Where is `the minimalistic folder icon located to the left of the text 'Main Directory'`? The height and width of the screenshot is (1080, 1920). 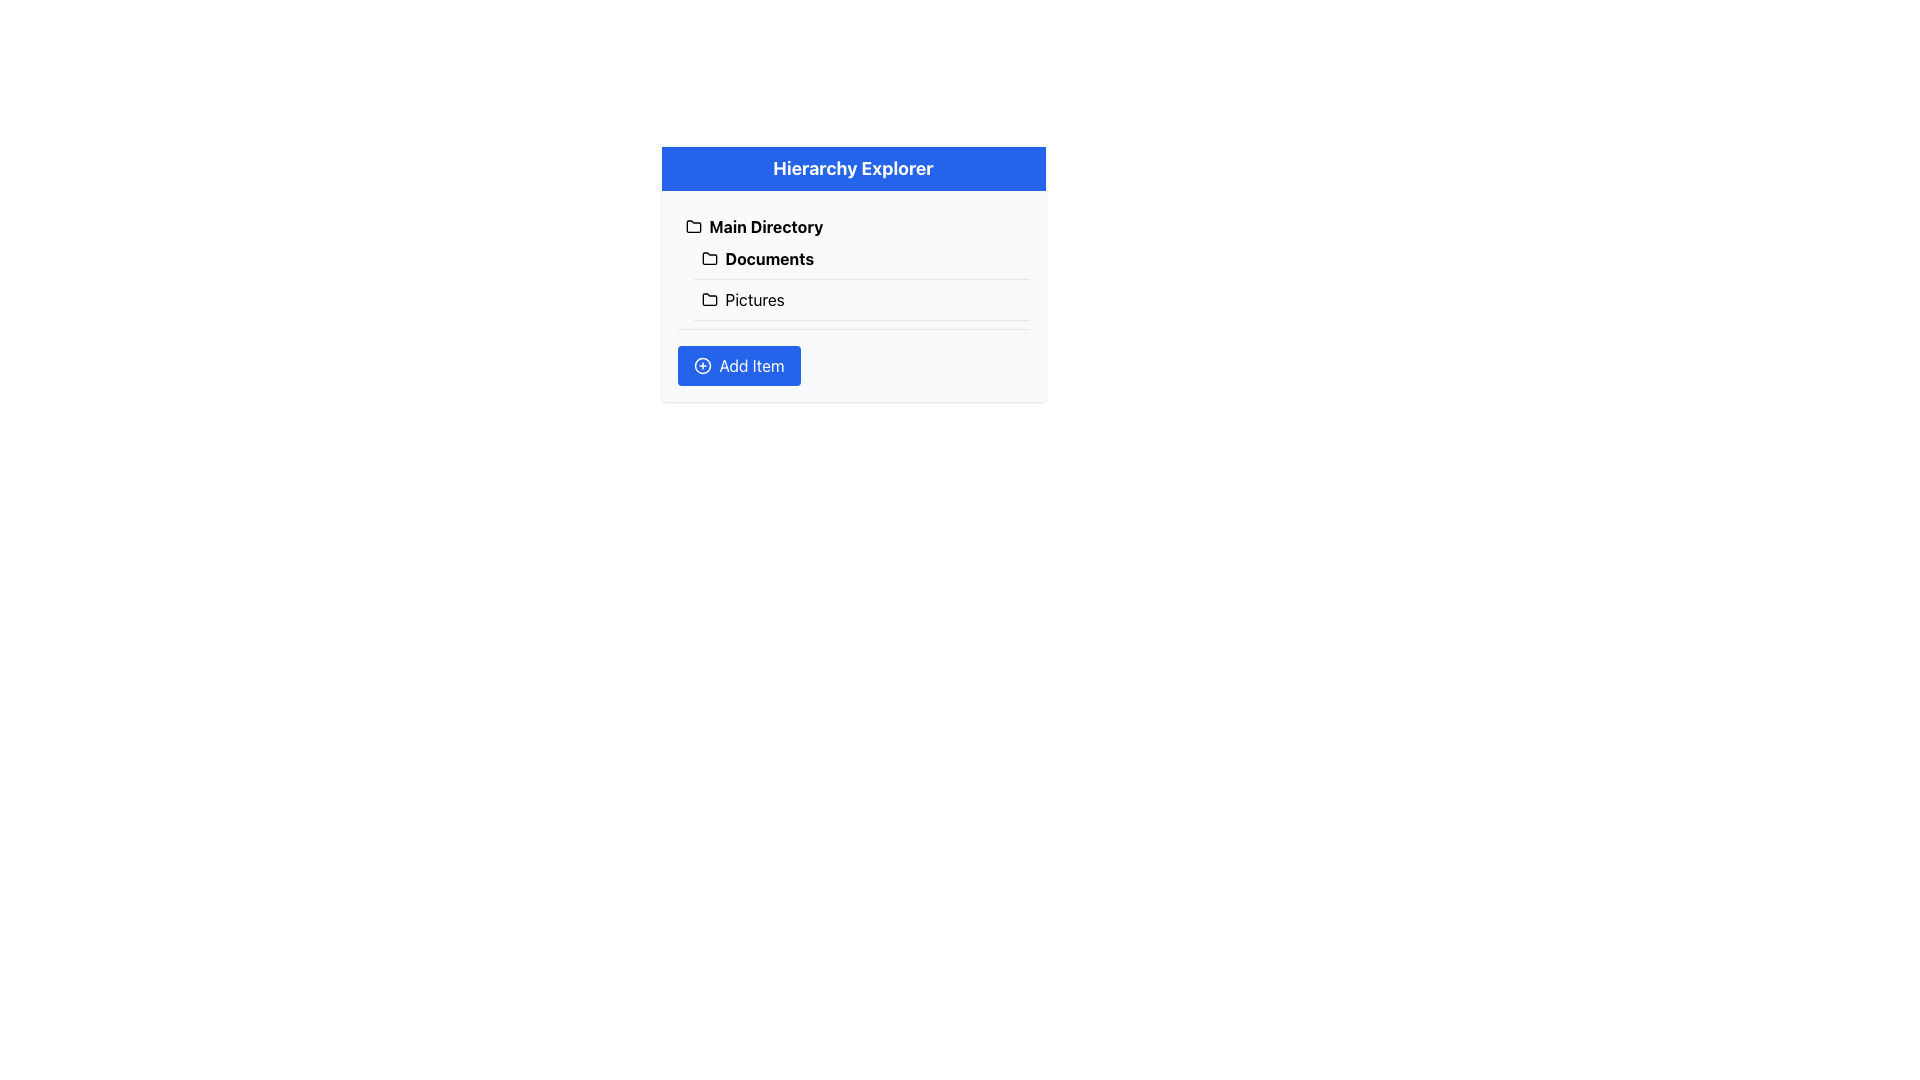 the minimalistic folder icon located to the left of the text 'Main Directory' is located at coordinates (693, 226).